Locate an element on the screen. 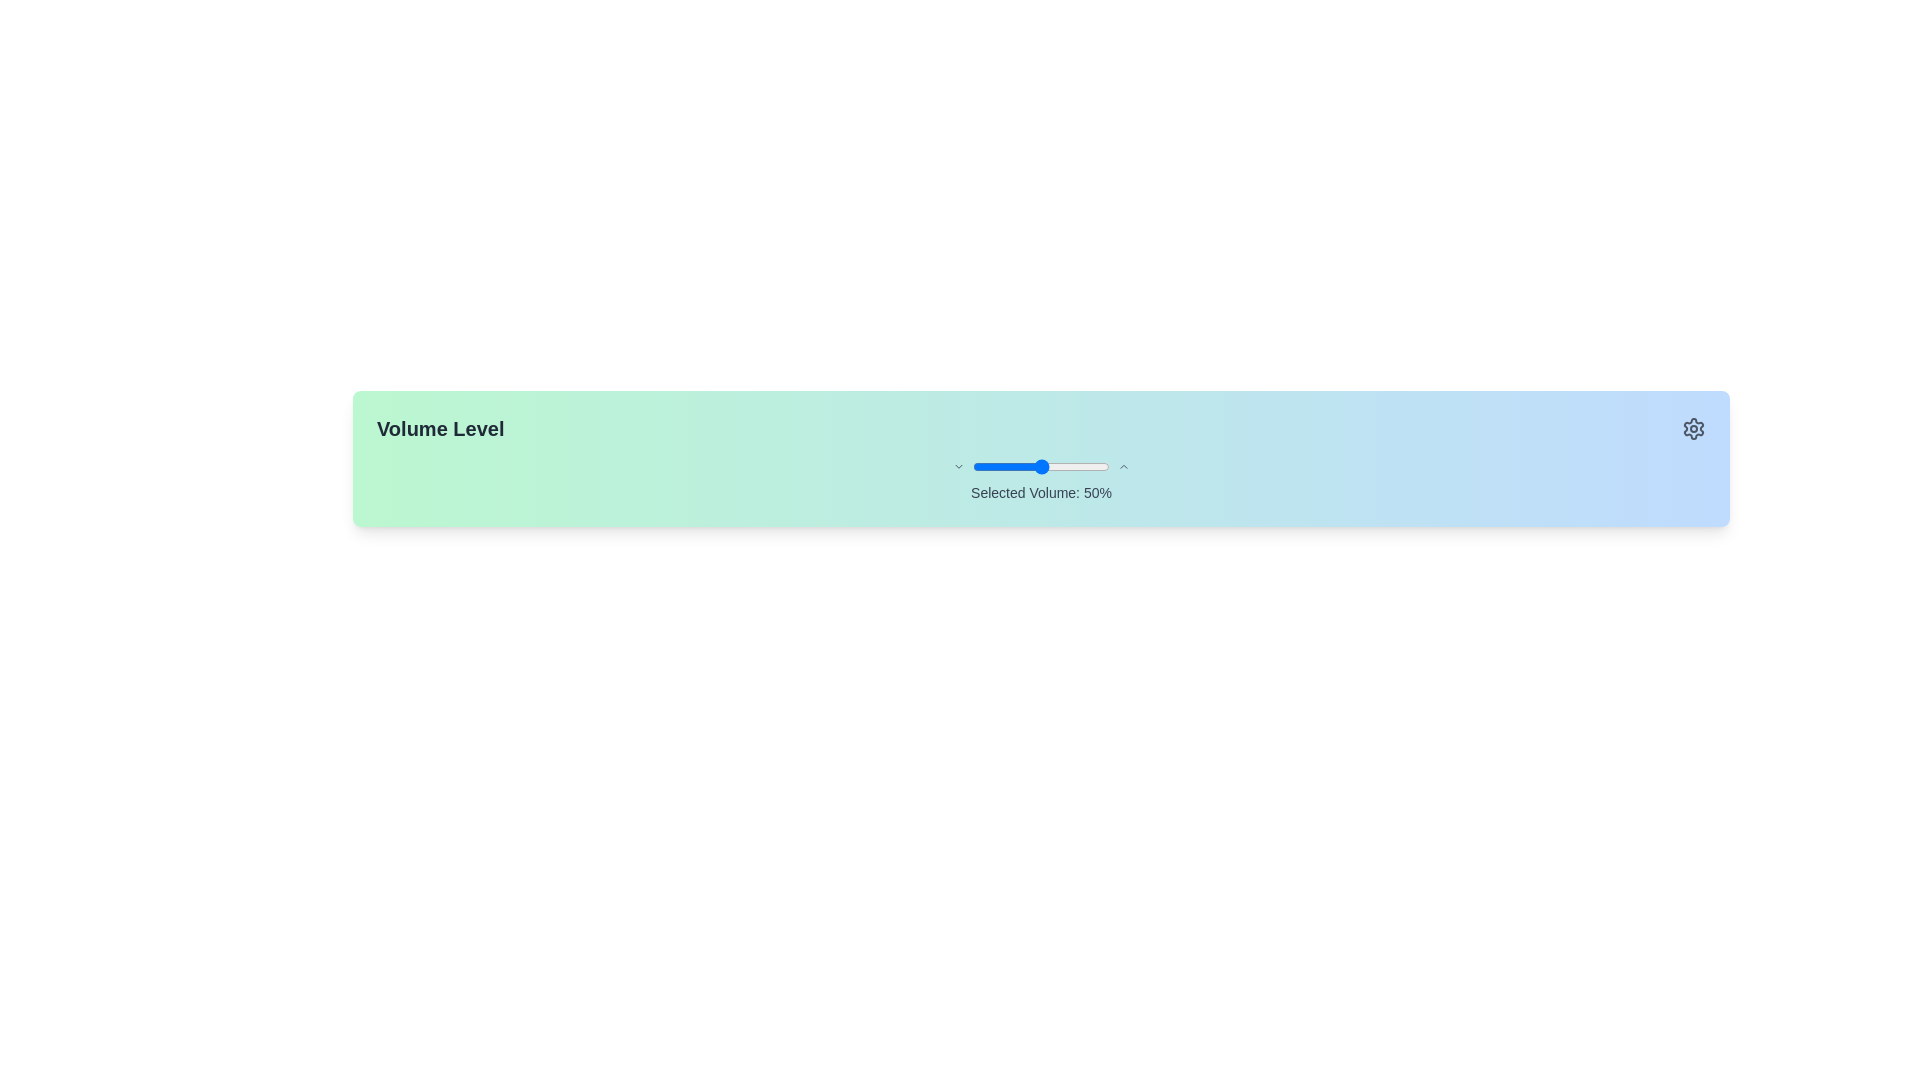 Image resolution: width=1920 pixels, height=1080 pixels. the slider value is located at coordinates (1043, 466).